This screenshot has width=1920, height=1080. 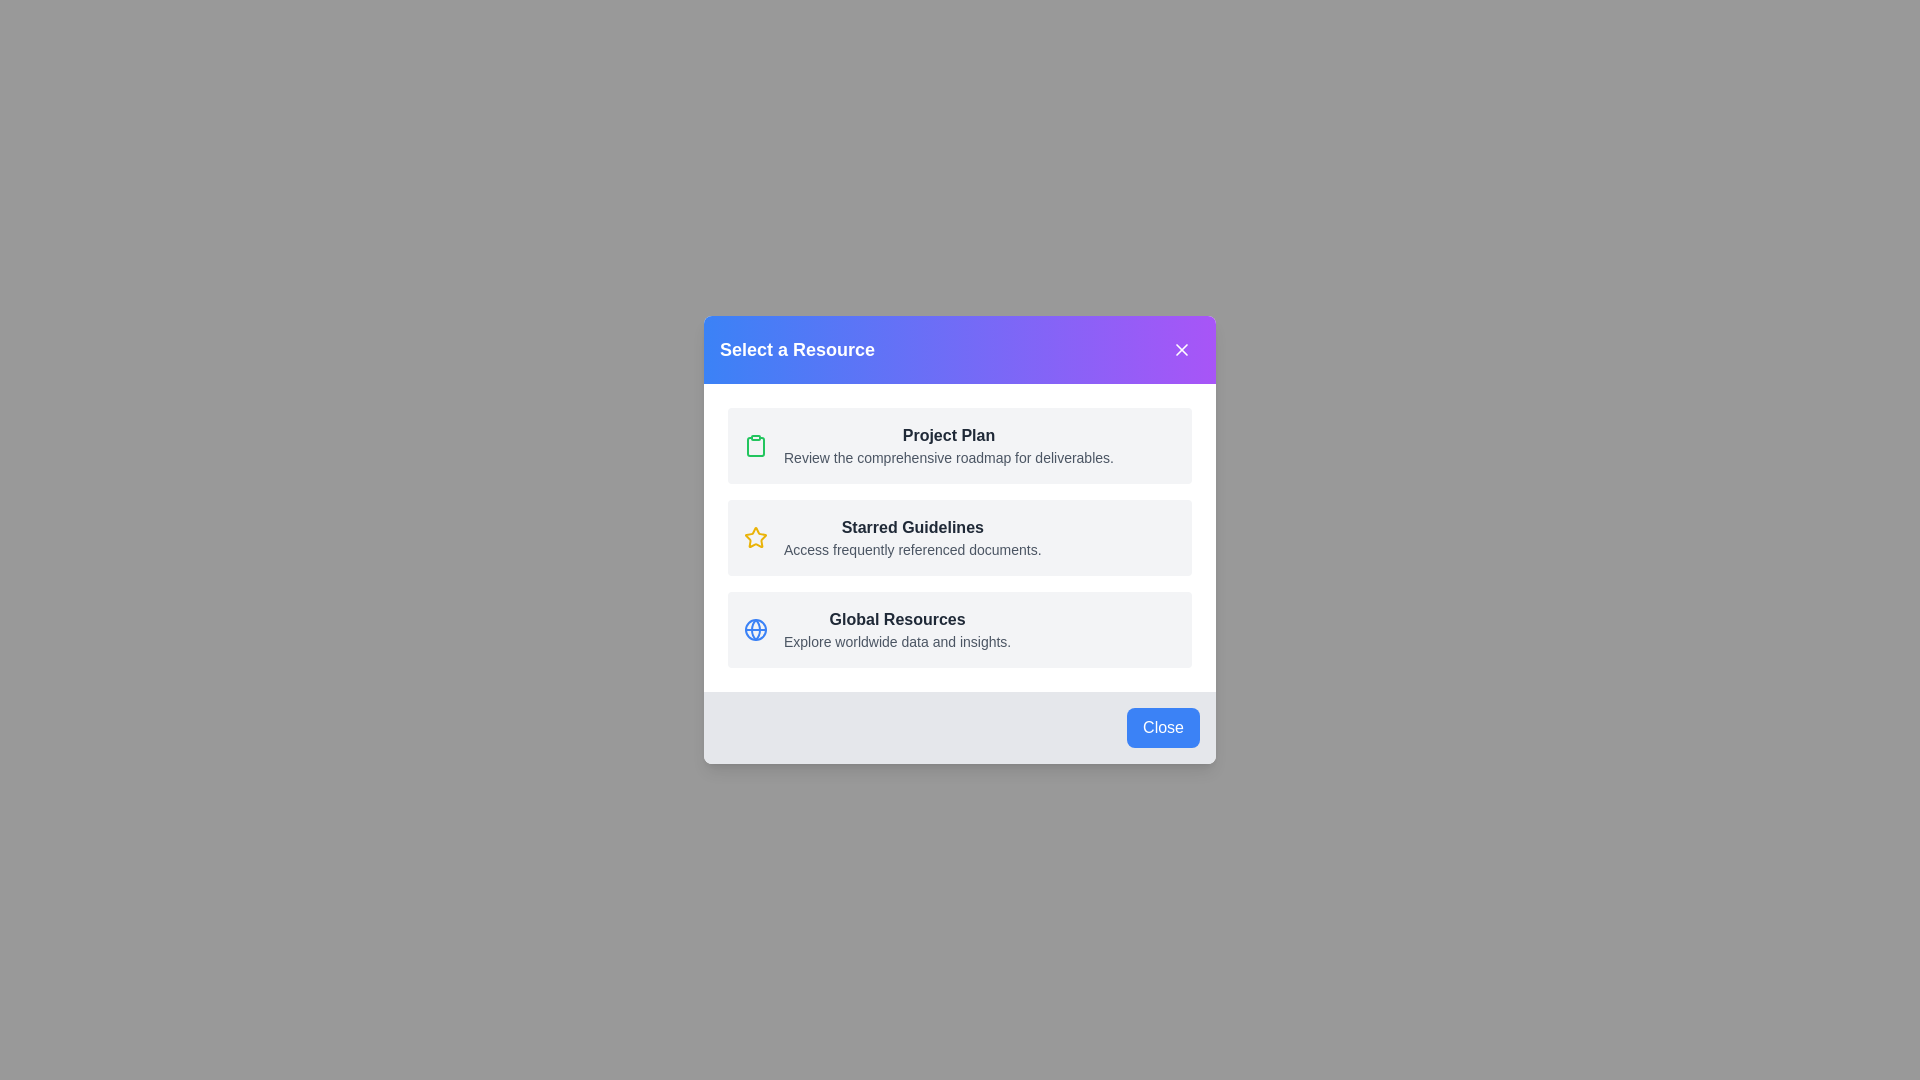 I want to click on the 'Global Resources' resource option, so click(x=960, y=628).